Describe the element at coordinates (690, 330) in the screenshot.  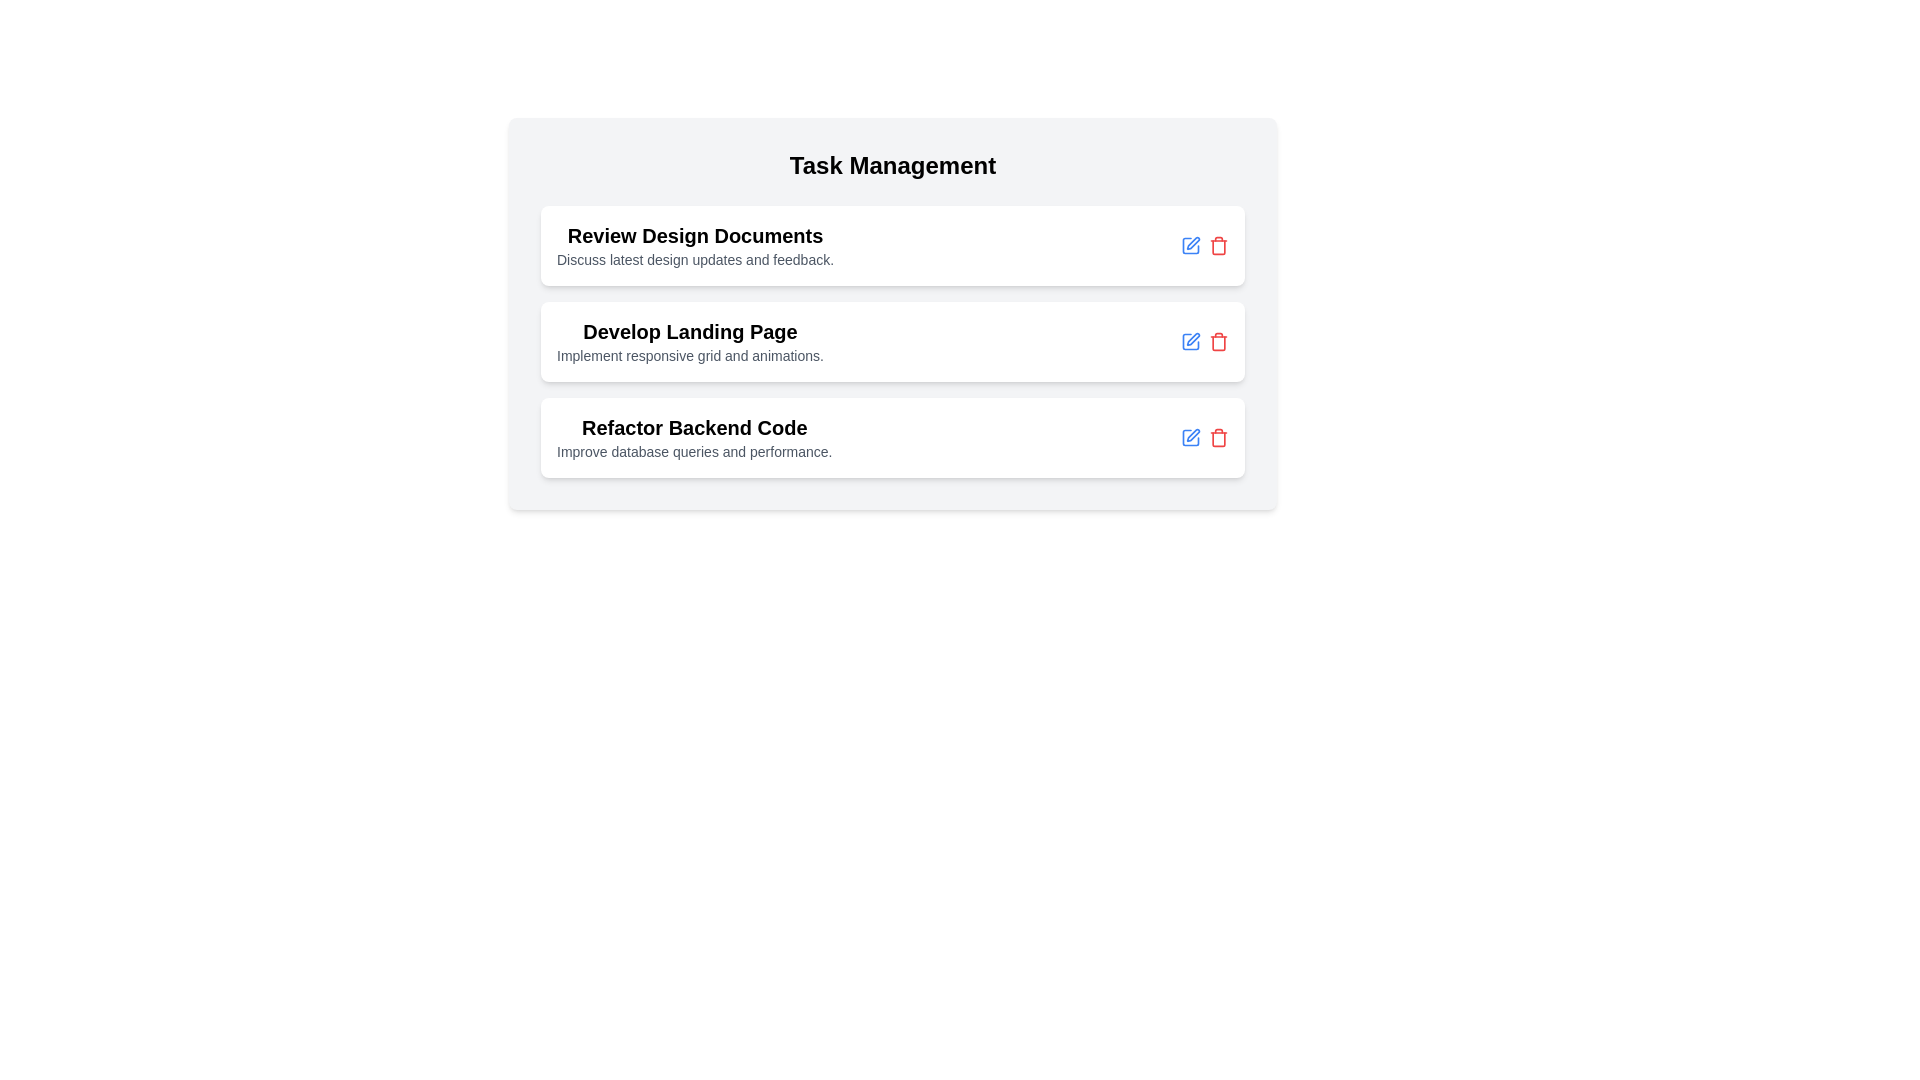
I see `the title text label for the second task item, which describes the purpose of the task above the text 'Implement responsive grid and animations.'` at that location.